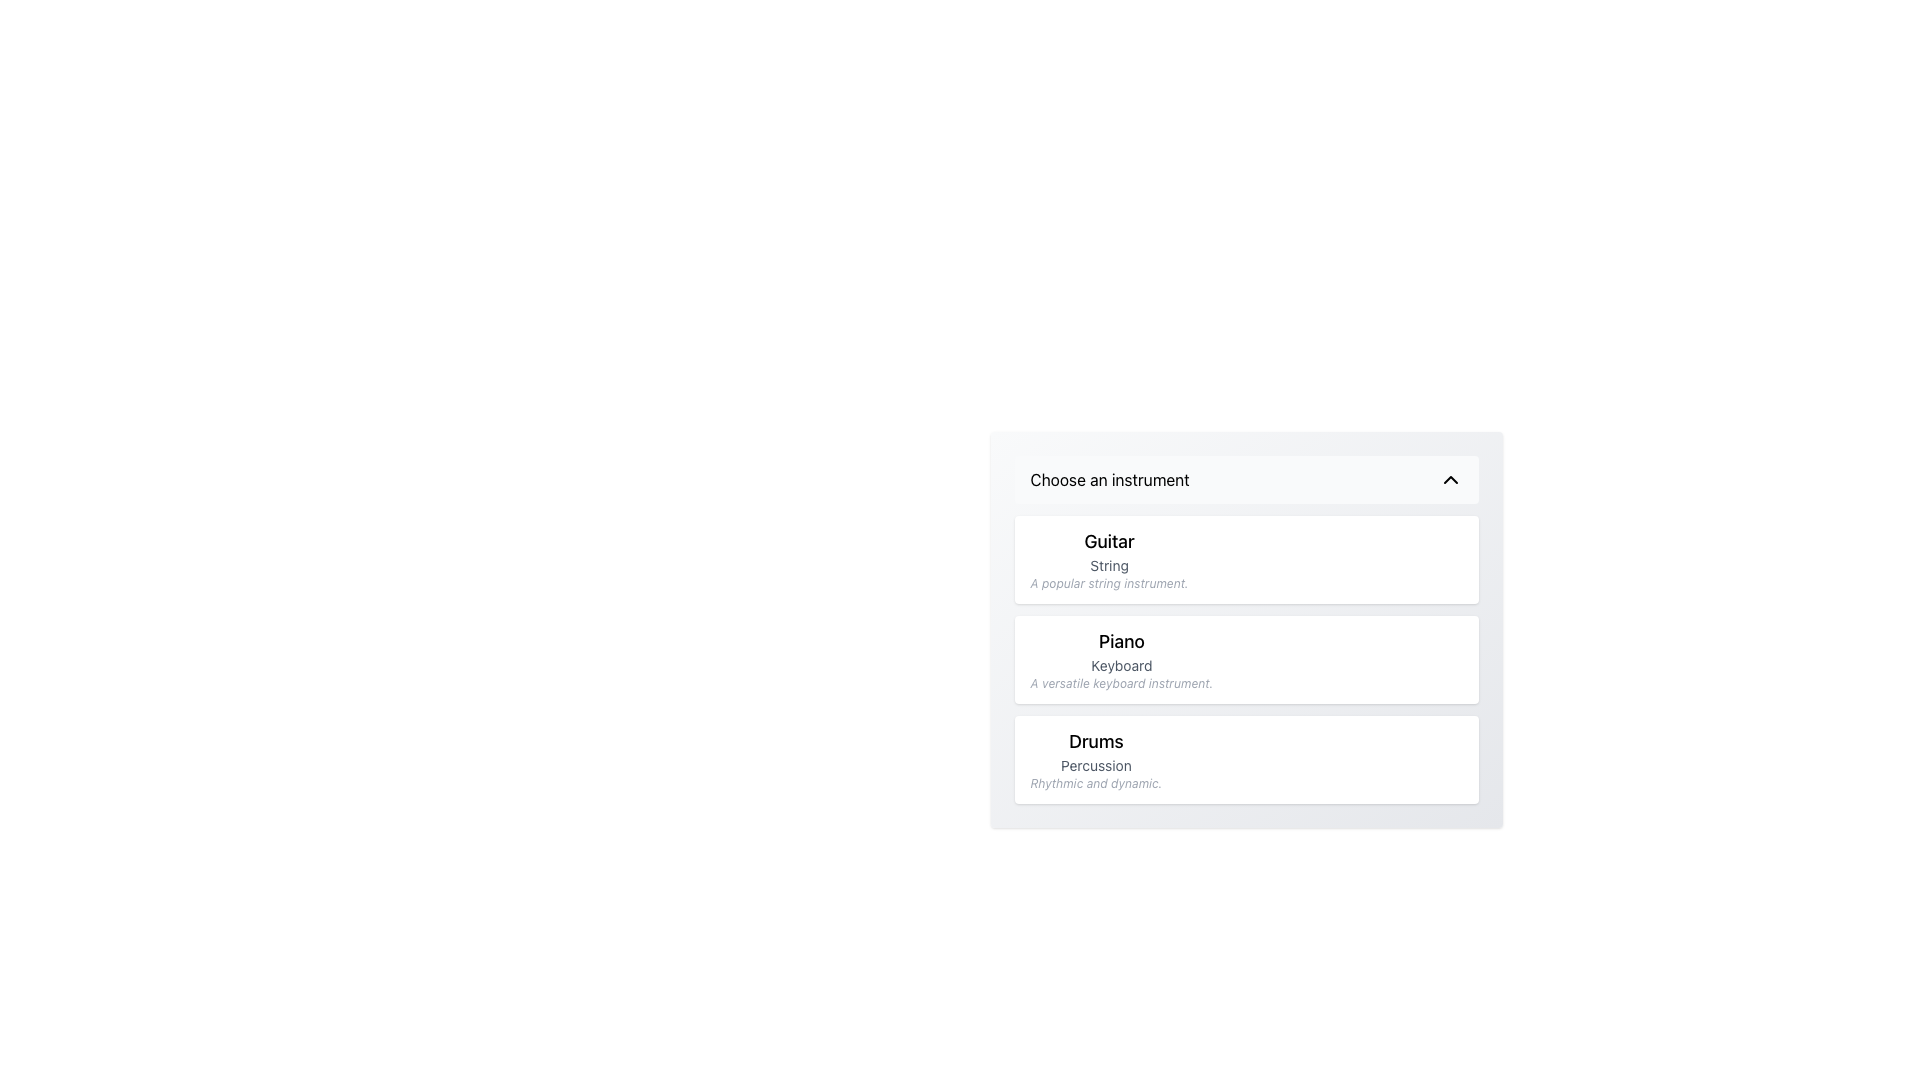 The height and width of the screenshot is (1080, 1920). What do you see at coordinates (1245, 759) in the screenshot?
I see `the third item in the vertical list, which is the selectable option for 'Drums', to focus on it` at bounding box center [1245, 759].